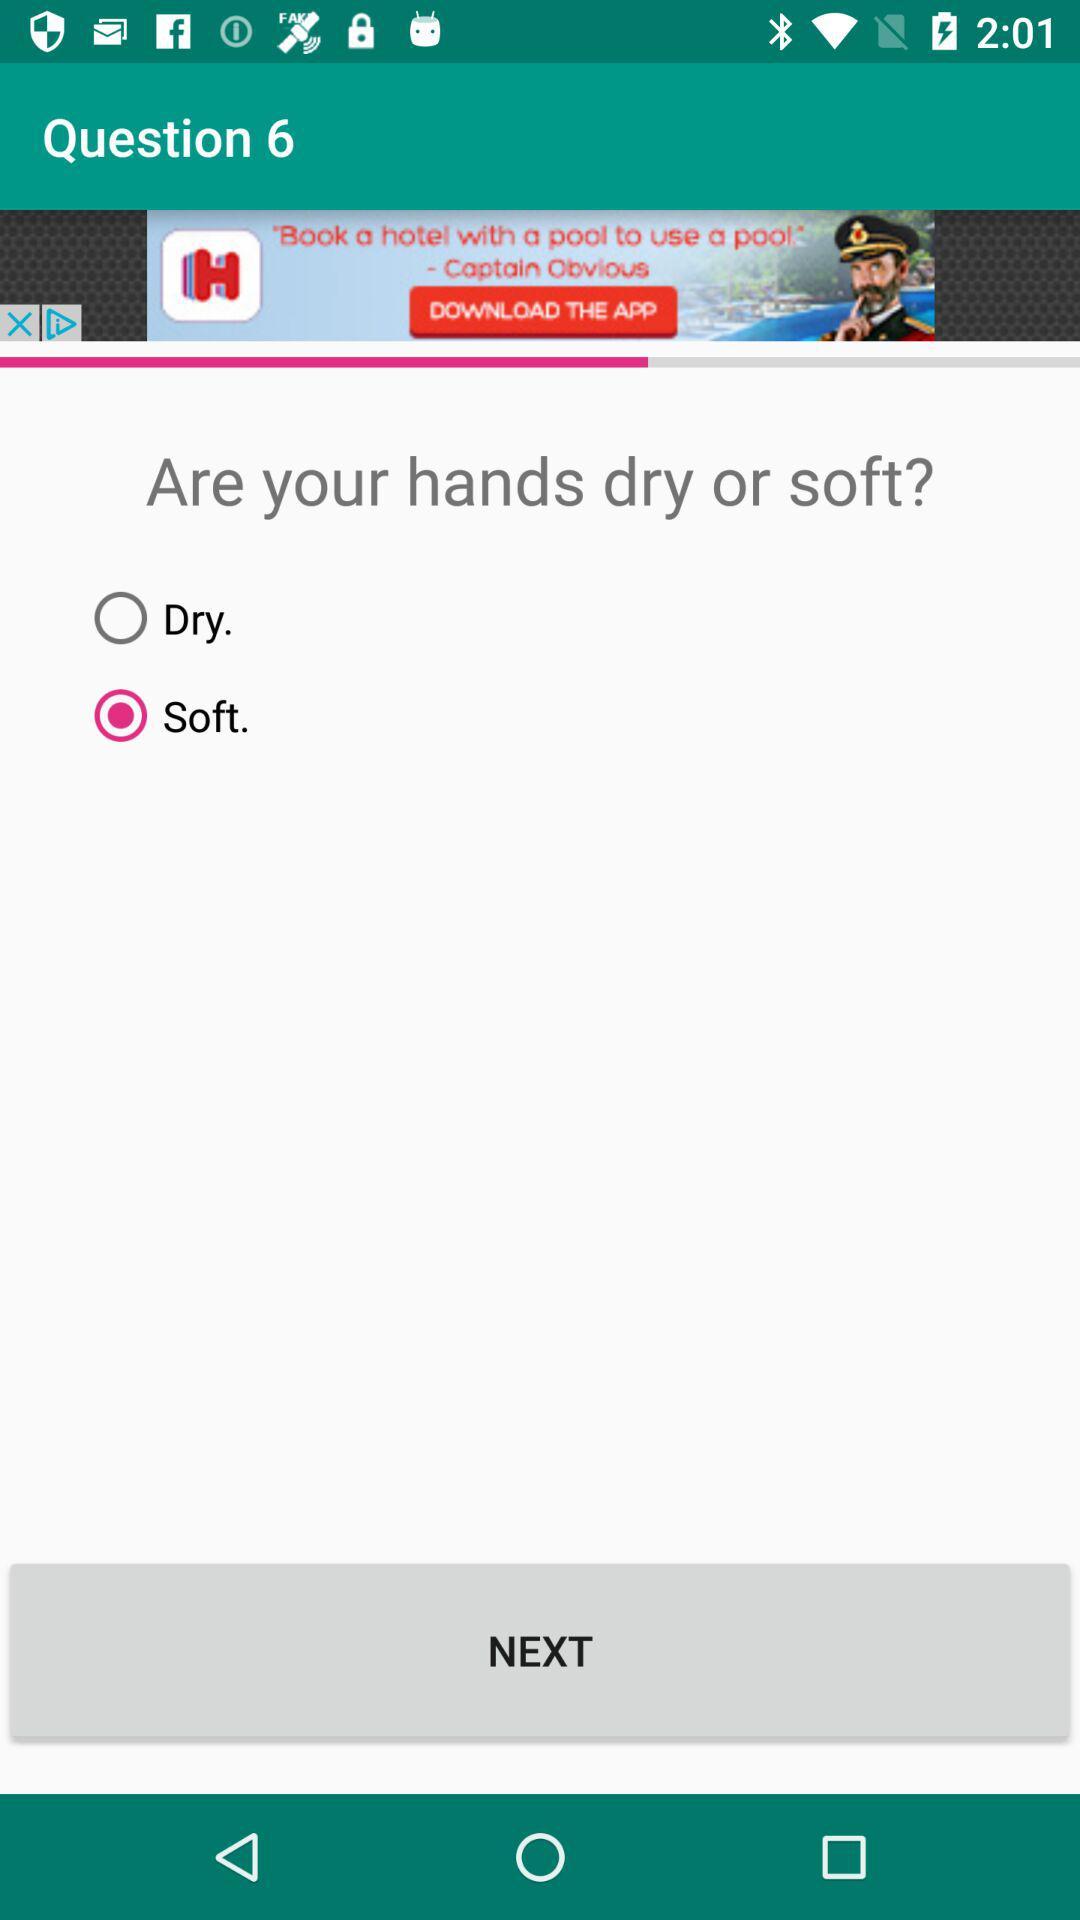 Image resolution: width=1080 pixels, height=1920 pixels. What do you see at coordinates (540, 274) in the screenshot?
I see `this is add banner in app` at bounding box center [540, 274].